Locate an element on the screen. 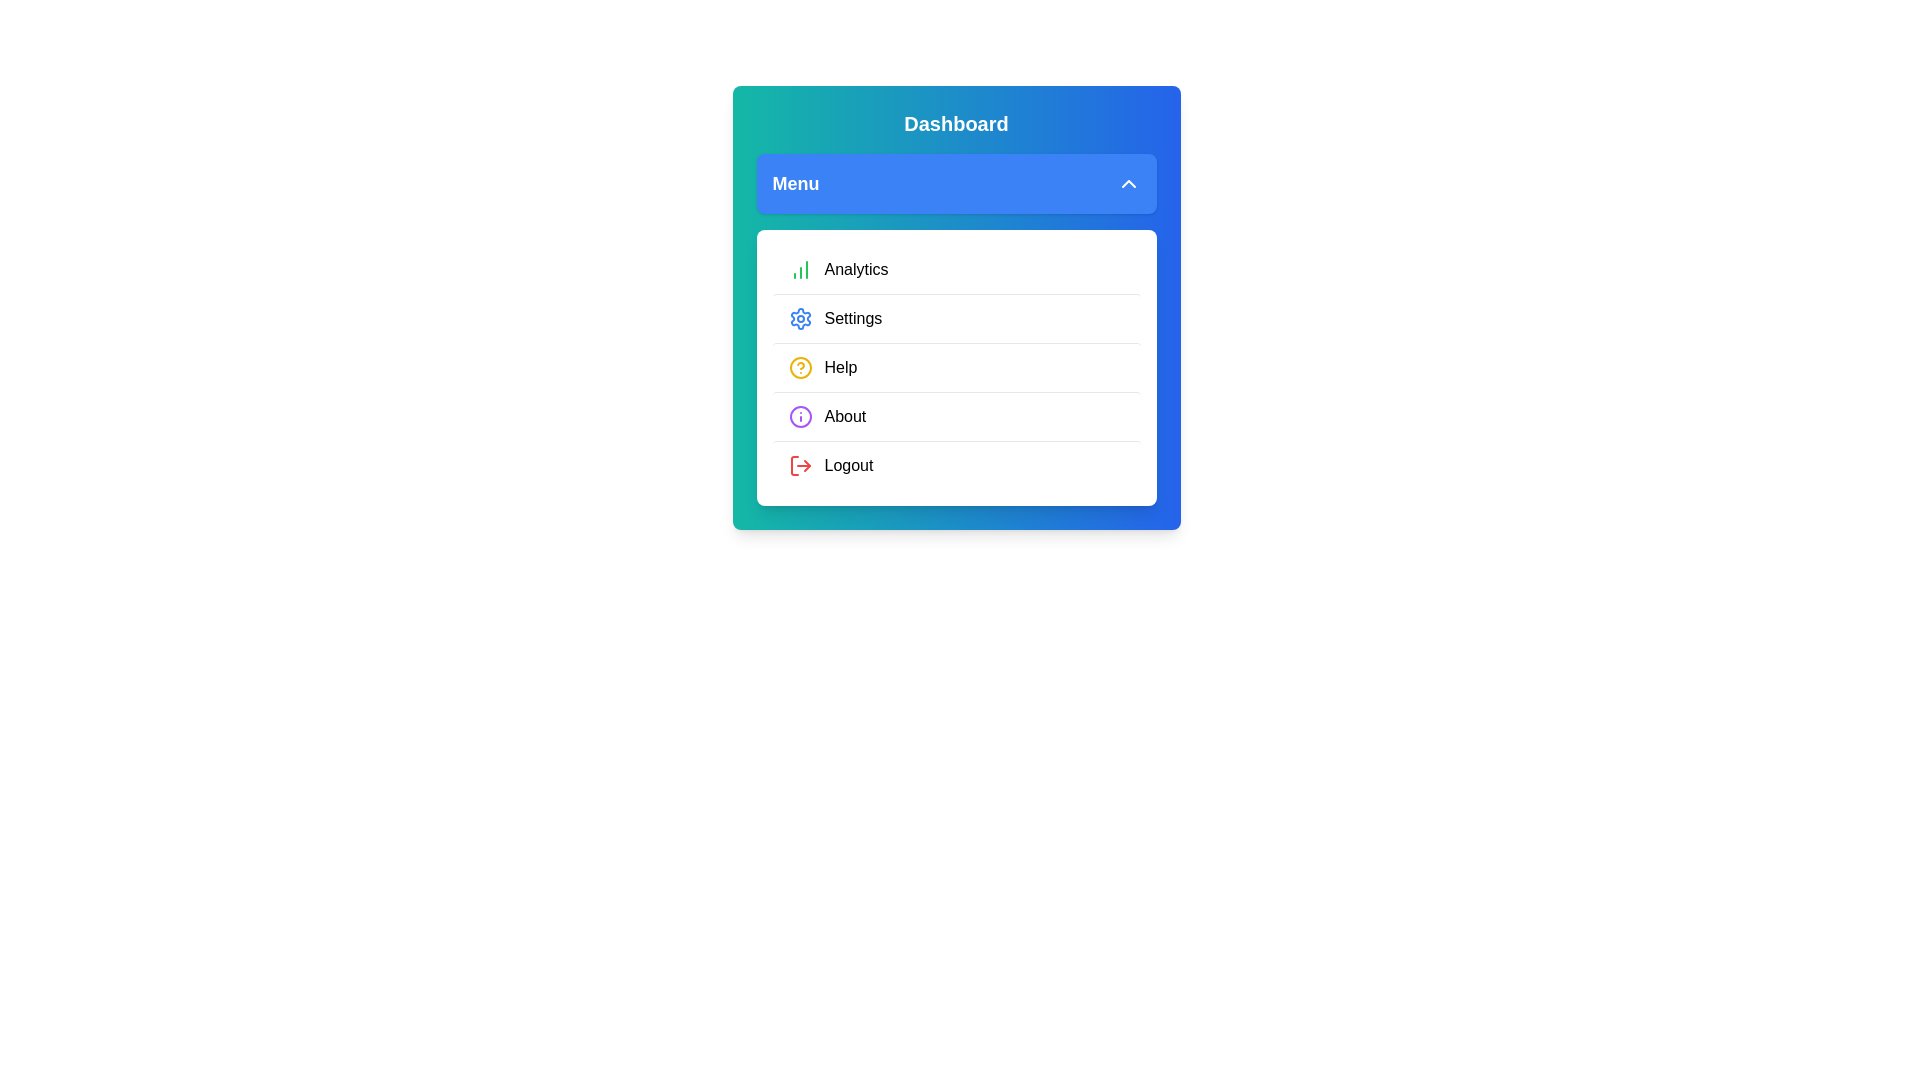 This screenshot has height=1080, width=1920. the button located at the far-right side of the 'Menu' bar, which is inside a blue rectangular box at the top of the panel, to toggle or indicate the collapsing or expanding of the menu section below it is located at coordinates (1128, 184).